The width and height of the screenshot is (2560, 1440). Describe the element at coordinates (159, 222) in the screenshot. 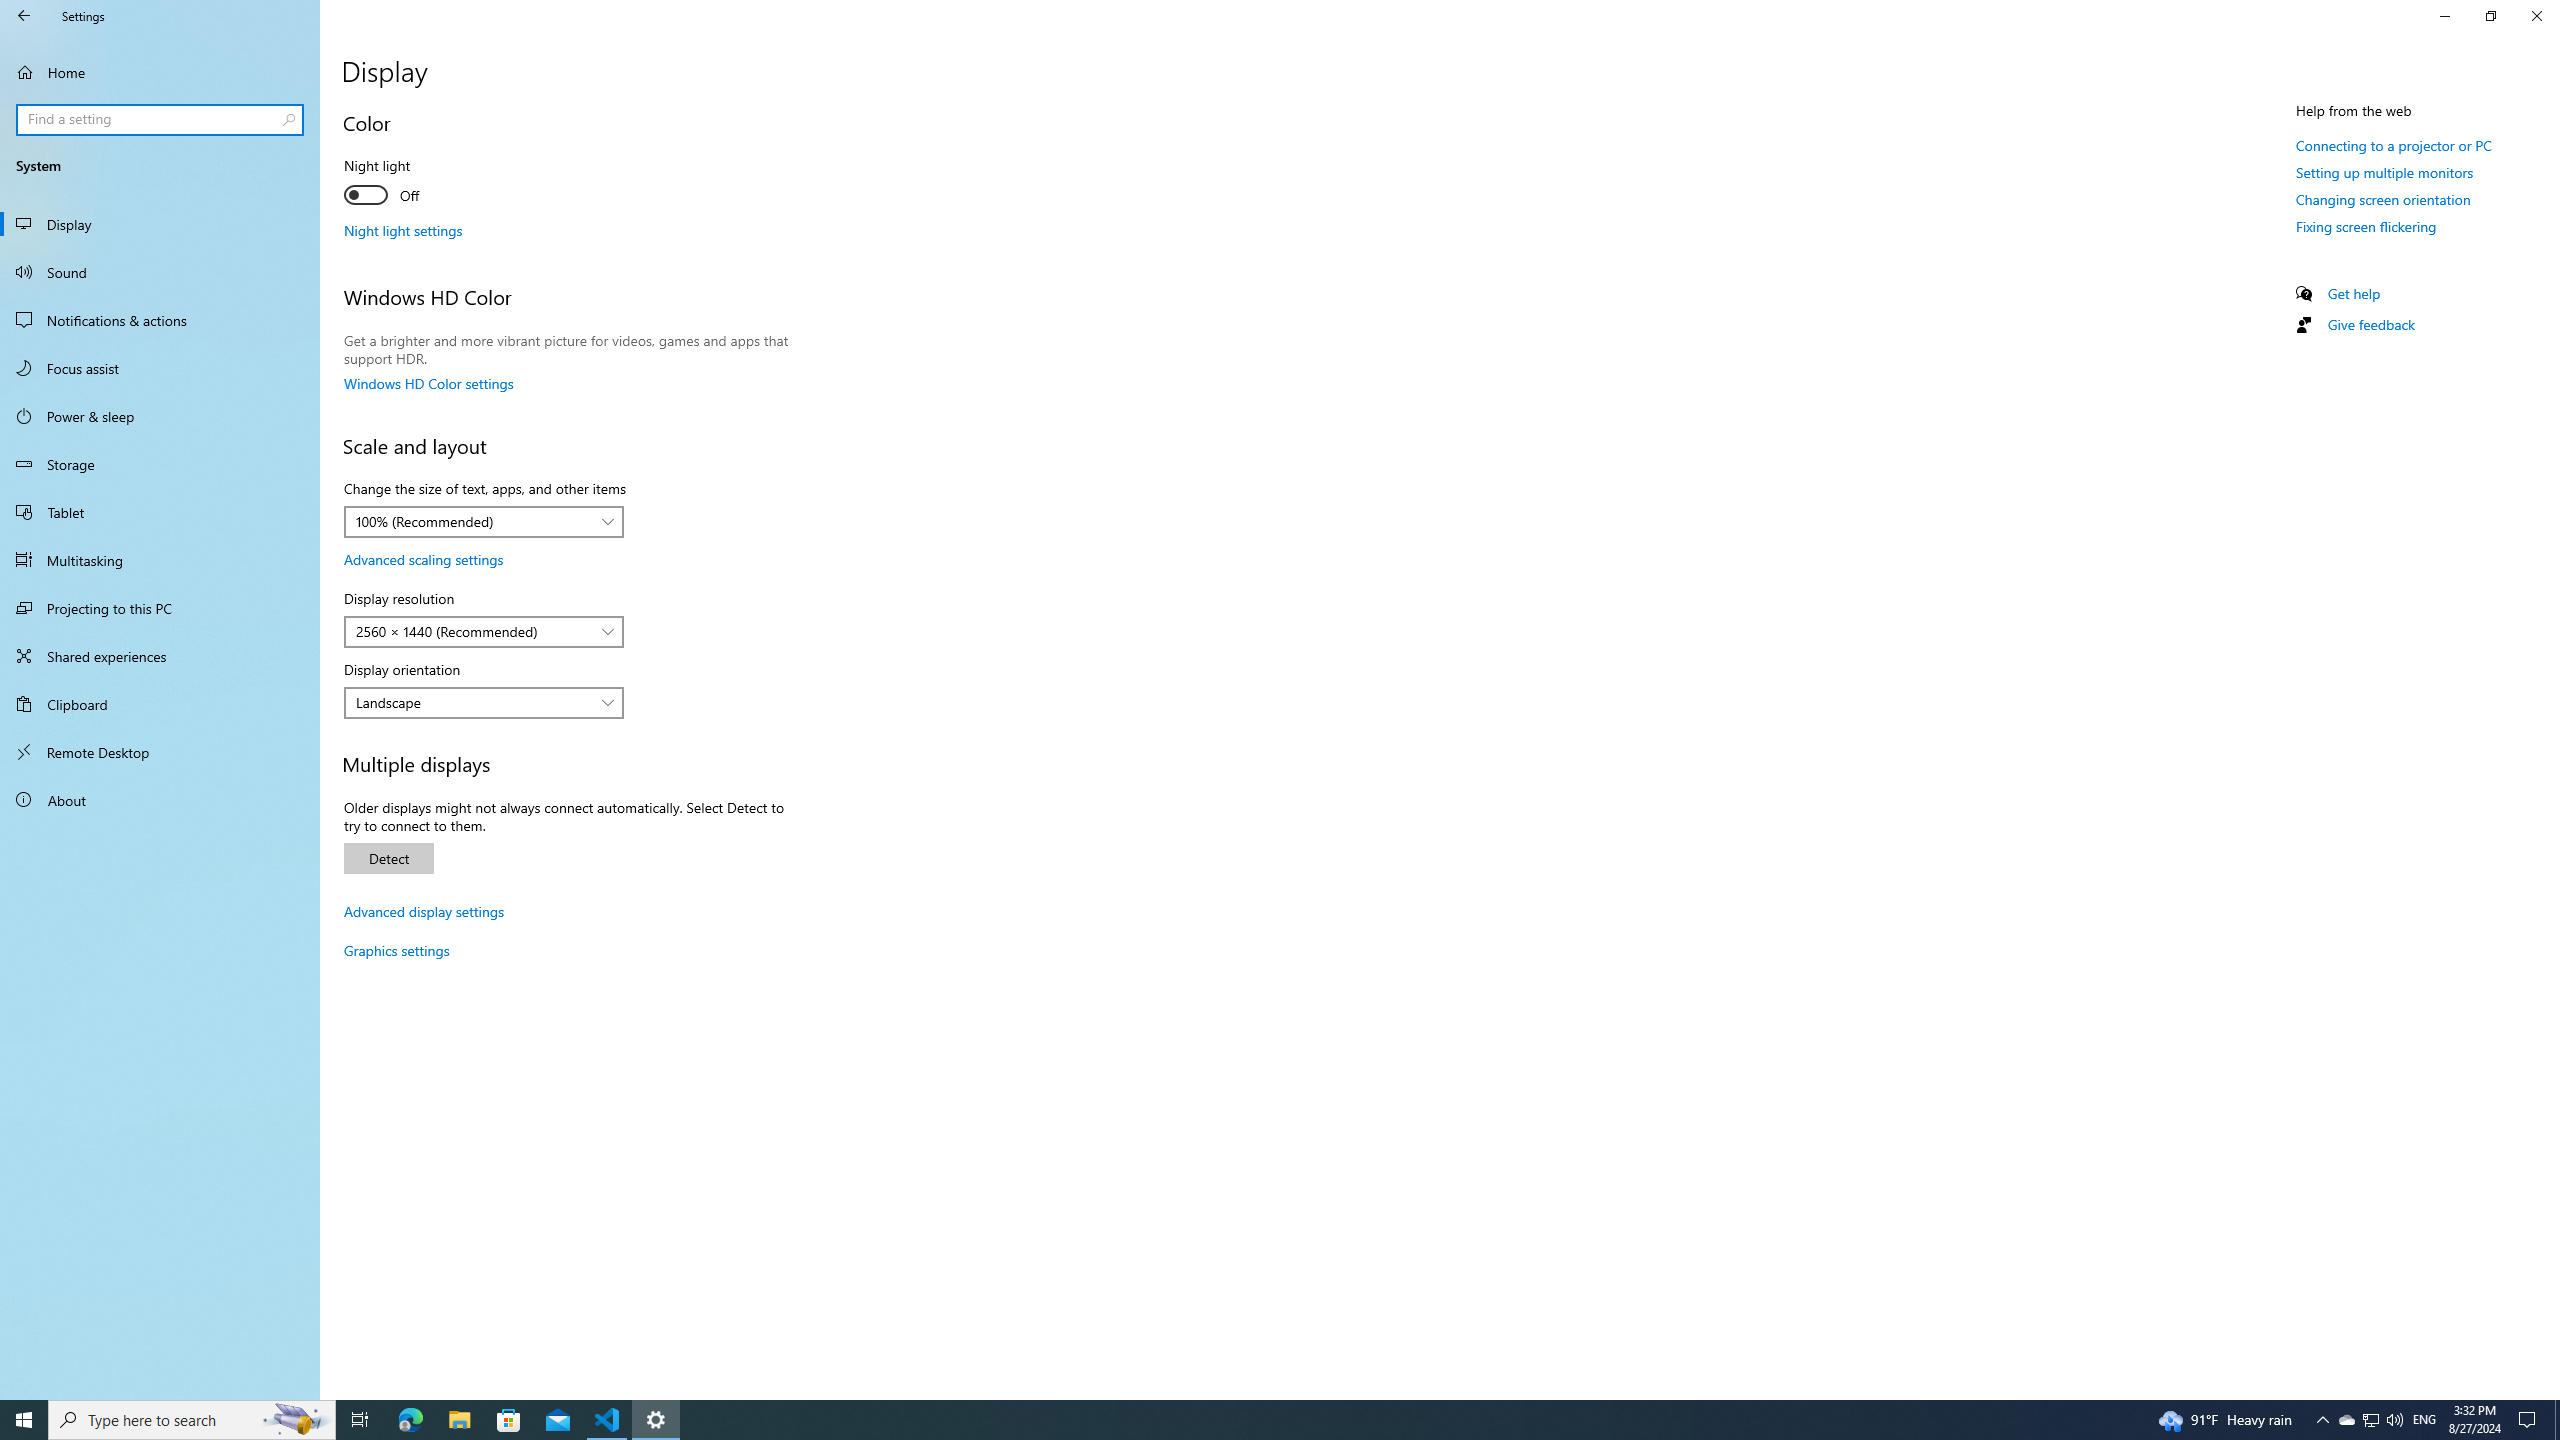

I see `'Display'` at that location.